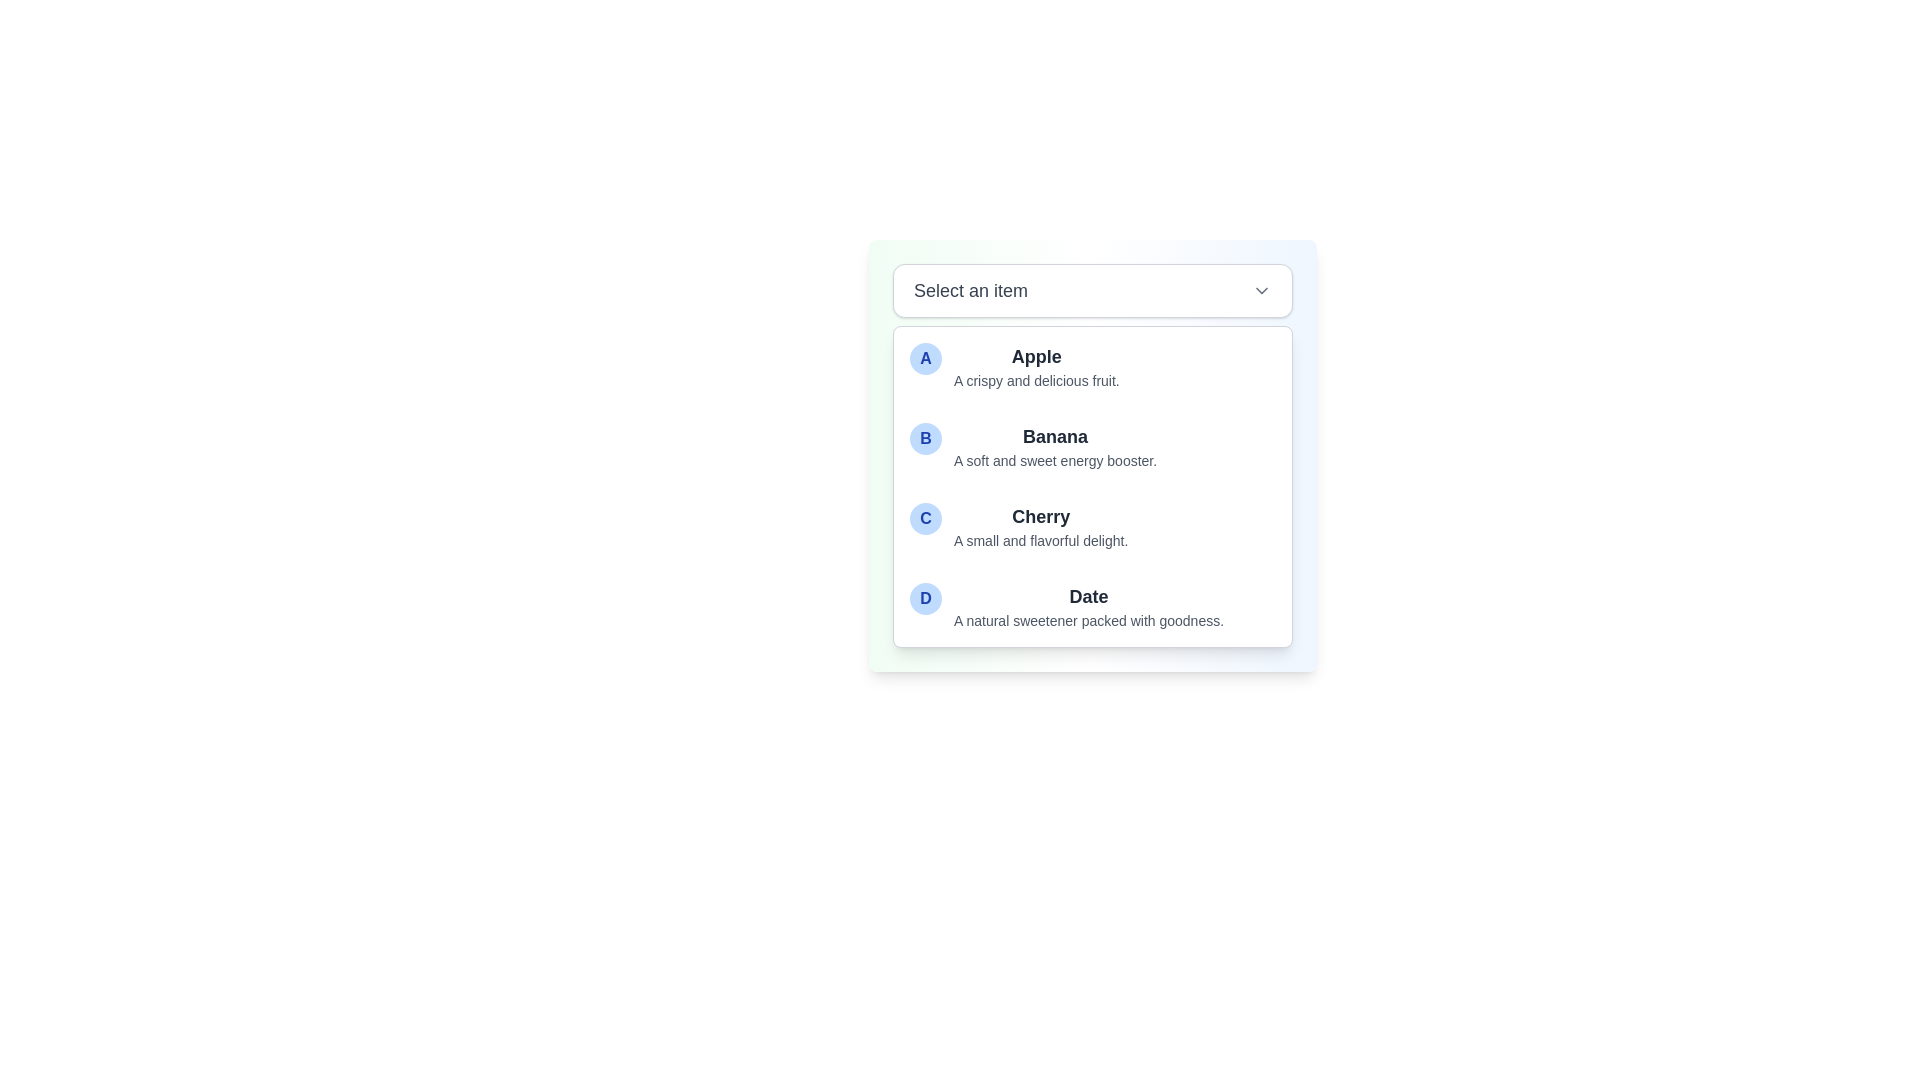 This screenshot has height=1080, width=1920. What do you see at coordinates (1088, 596) in the screenshot?
I see `the bold 'Date' text label, which is prominently displayed in dark gray above the description in the dropdown menu` at bounding box center [1088, 596].